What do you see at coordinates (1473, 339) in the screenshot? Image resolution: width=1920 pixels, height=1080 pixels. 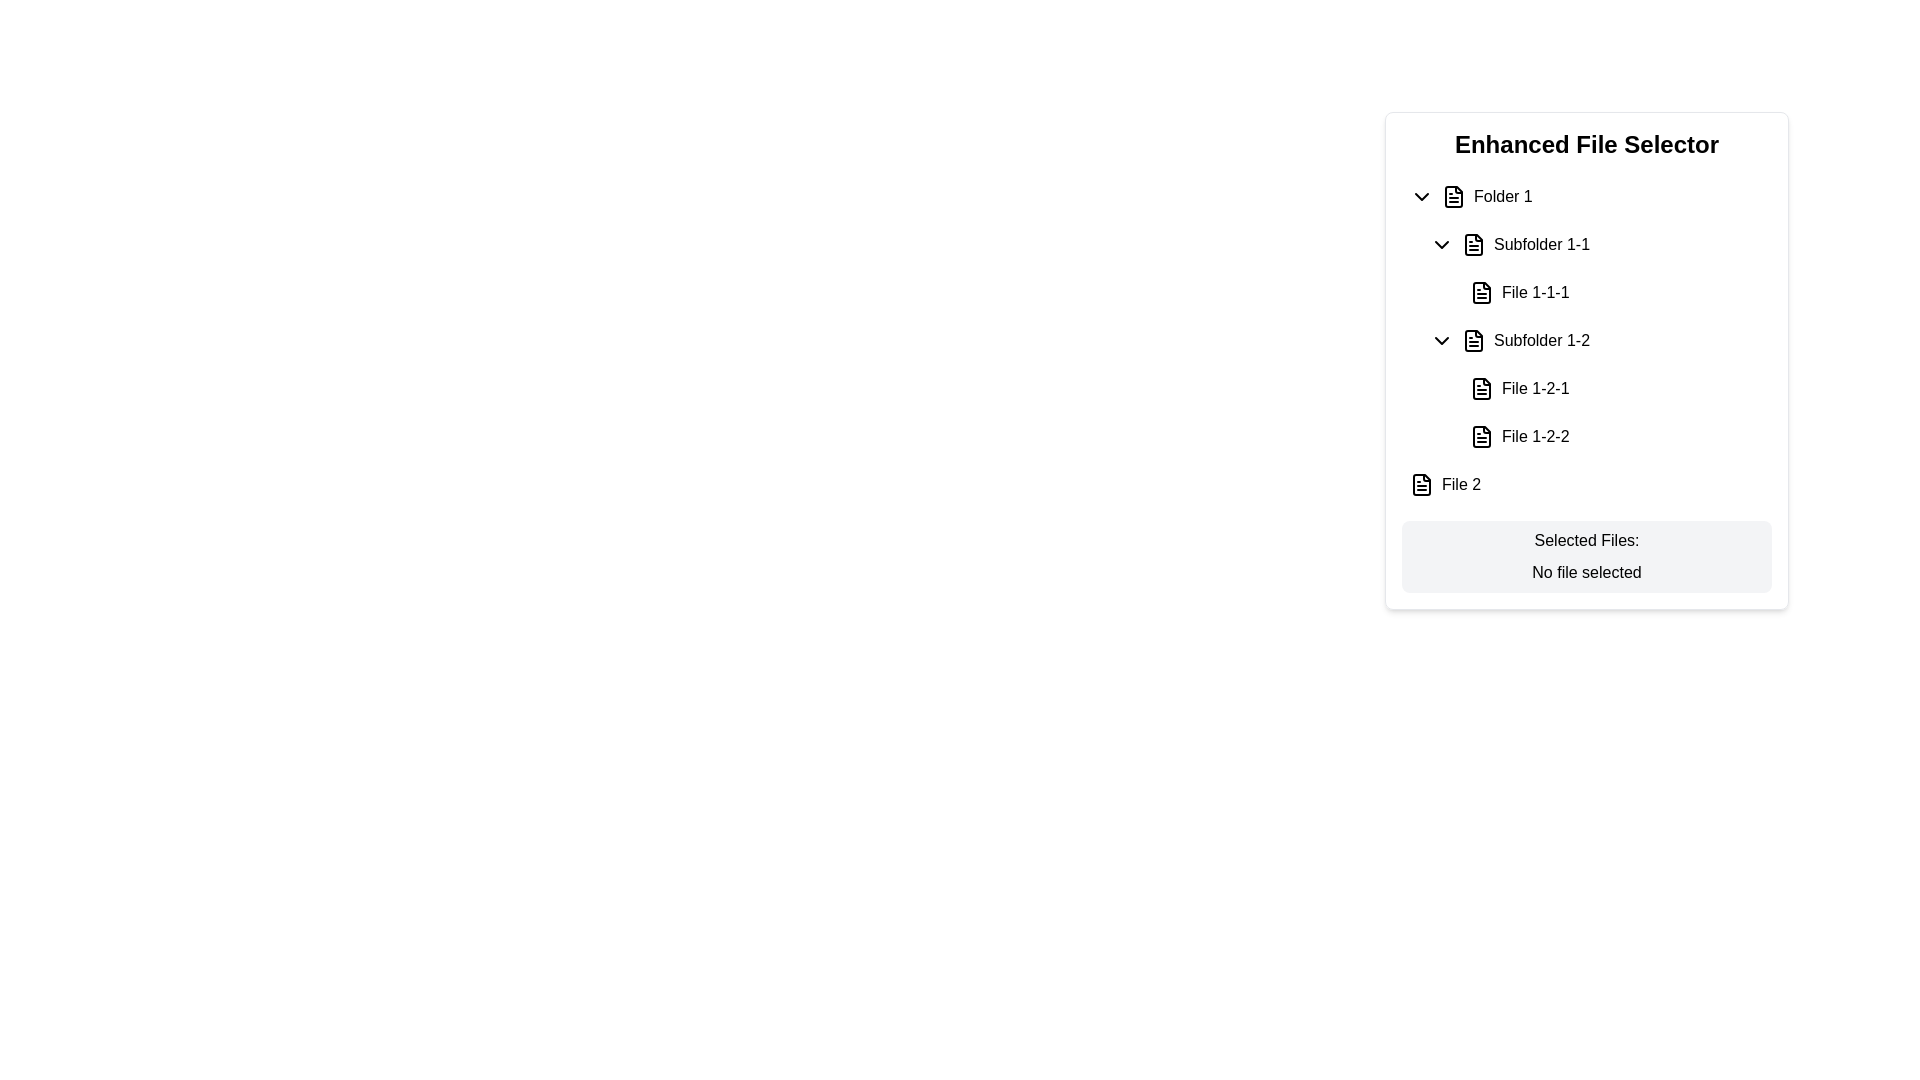 I see `the rounded rectangle icon representing 'Subfolder 1-2' in the file selector interface to interact with the associated list item or folder` at bounding box center [1473, 339].